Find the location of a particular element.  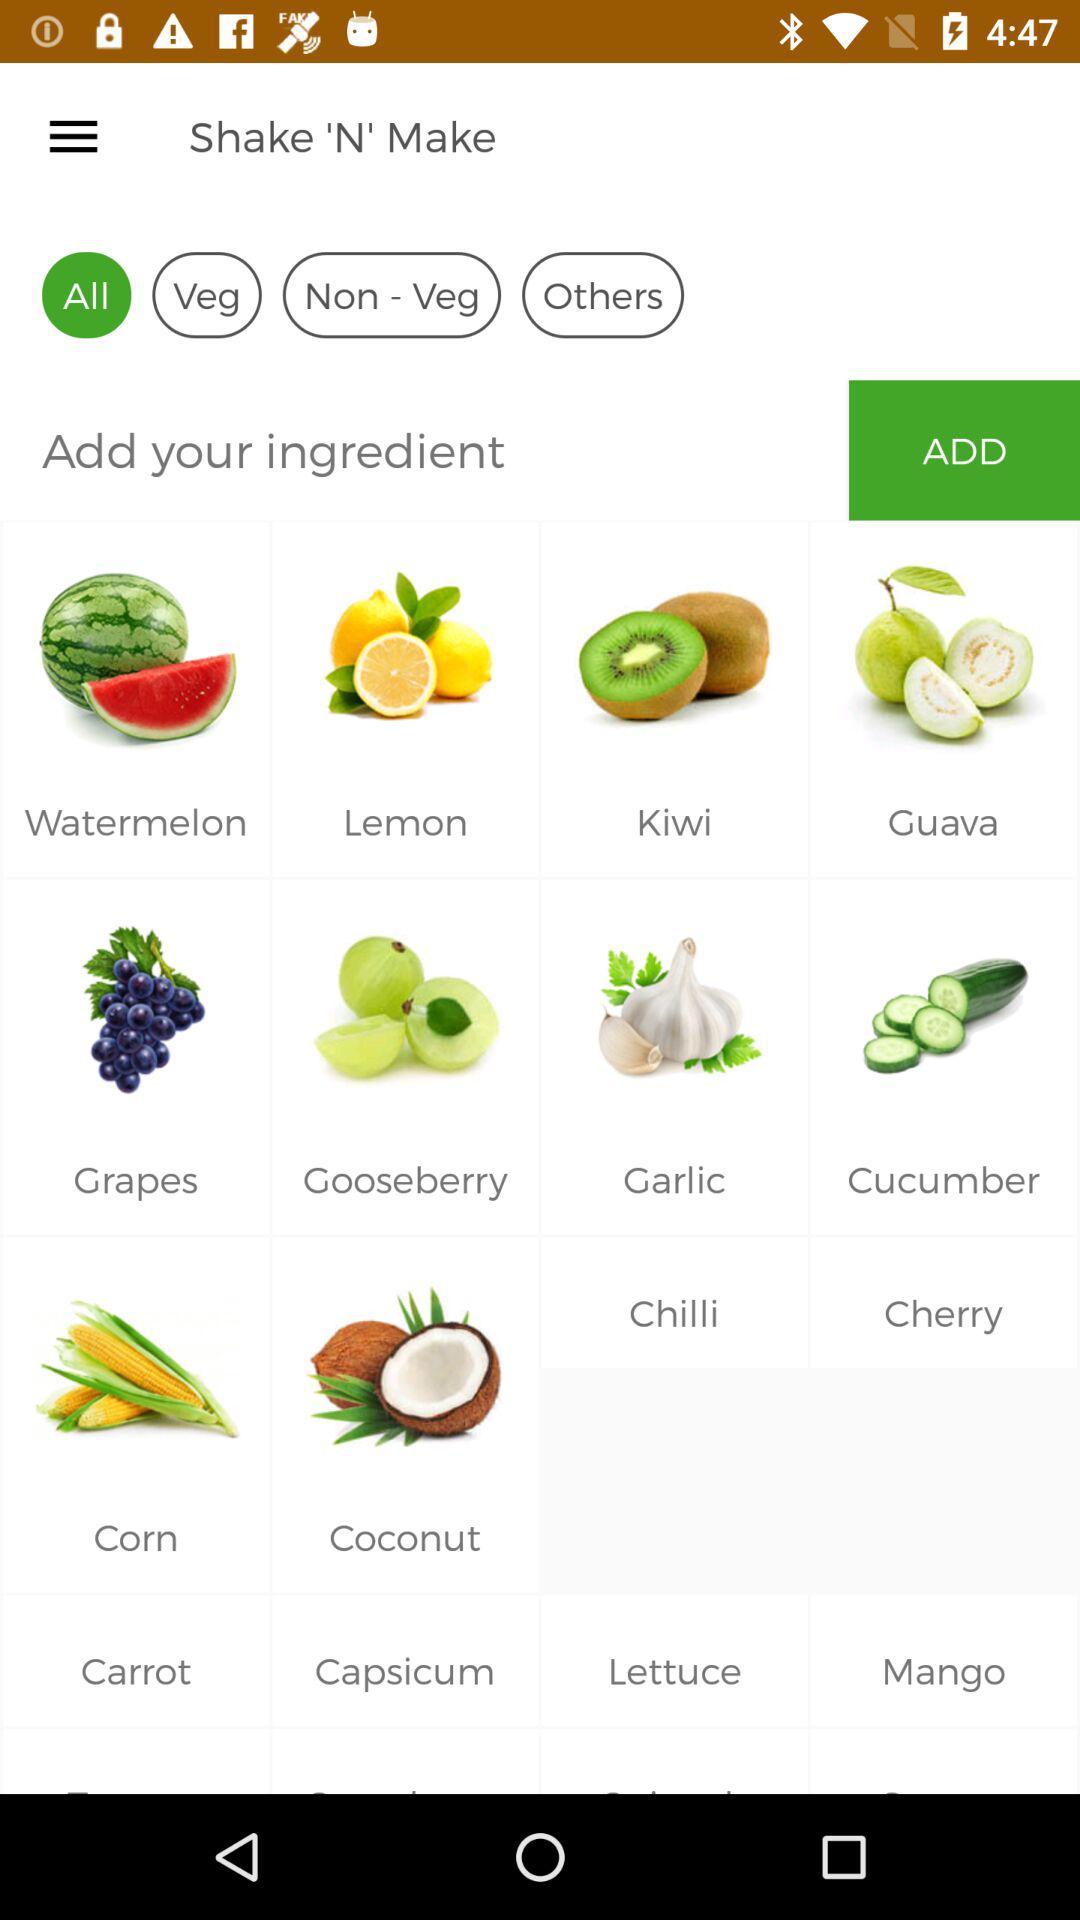

all is located at coordinates (85, 293).